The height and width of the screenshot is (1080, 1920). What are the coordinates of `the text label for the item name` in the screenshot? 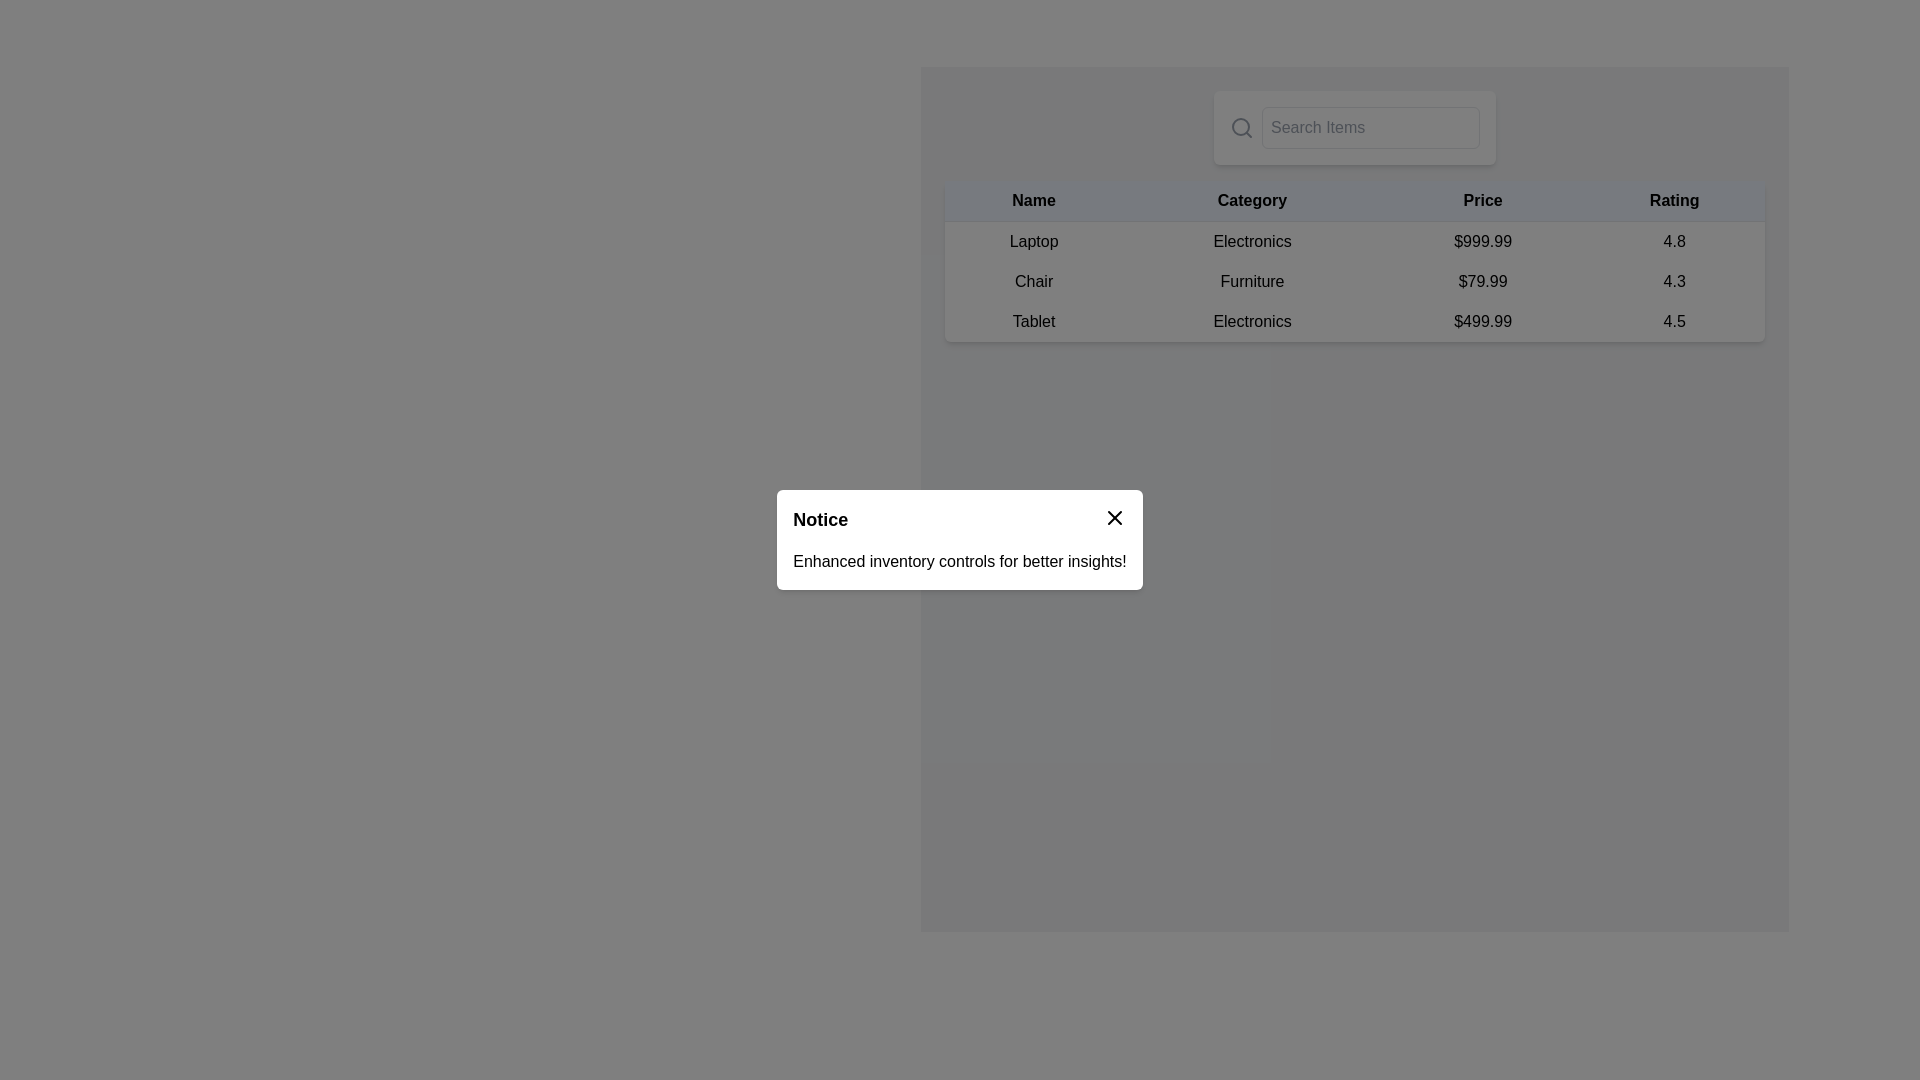 It's located at (1034, 320).